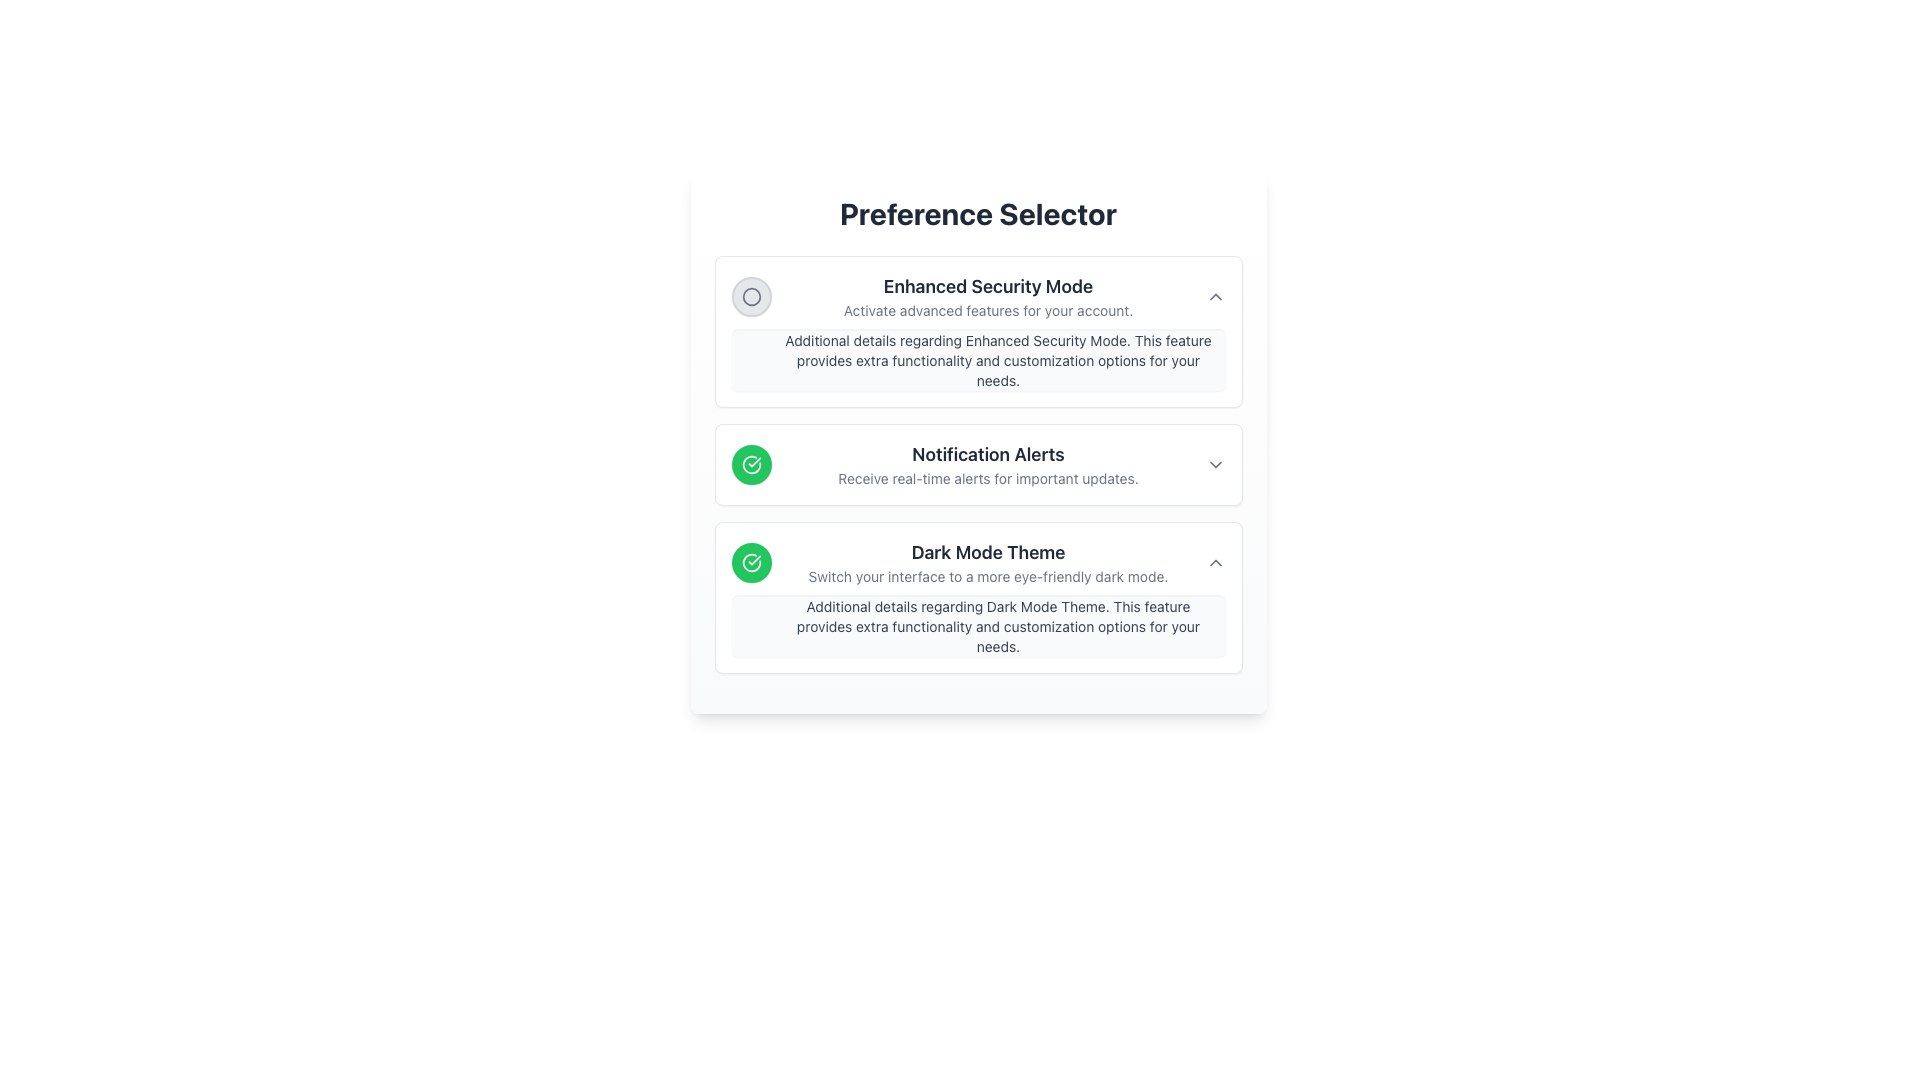 The image size is (1920, 1080). Describe the element at coordinates (750, 563) in the screenshot. I see `the curved segment of the SVG icon representing Notification Alerts, which is part of the larger arc portion of the circular design` at that location.